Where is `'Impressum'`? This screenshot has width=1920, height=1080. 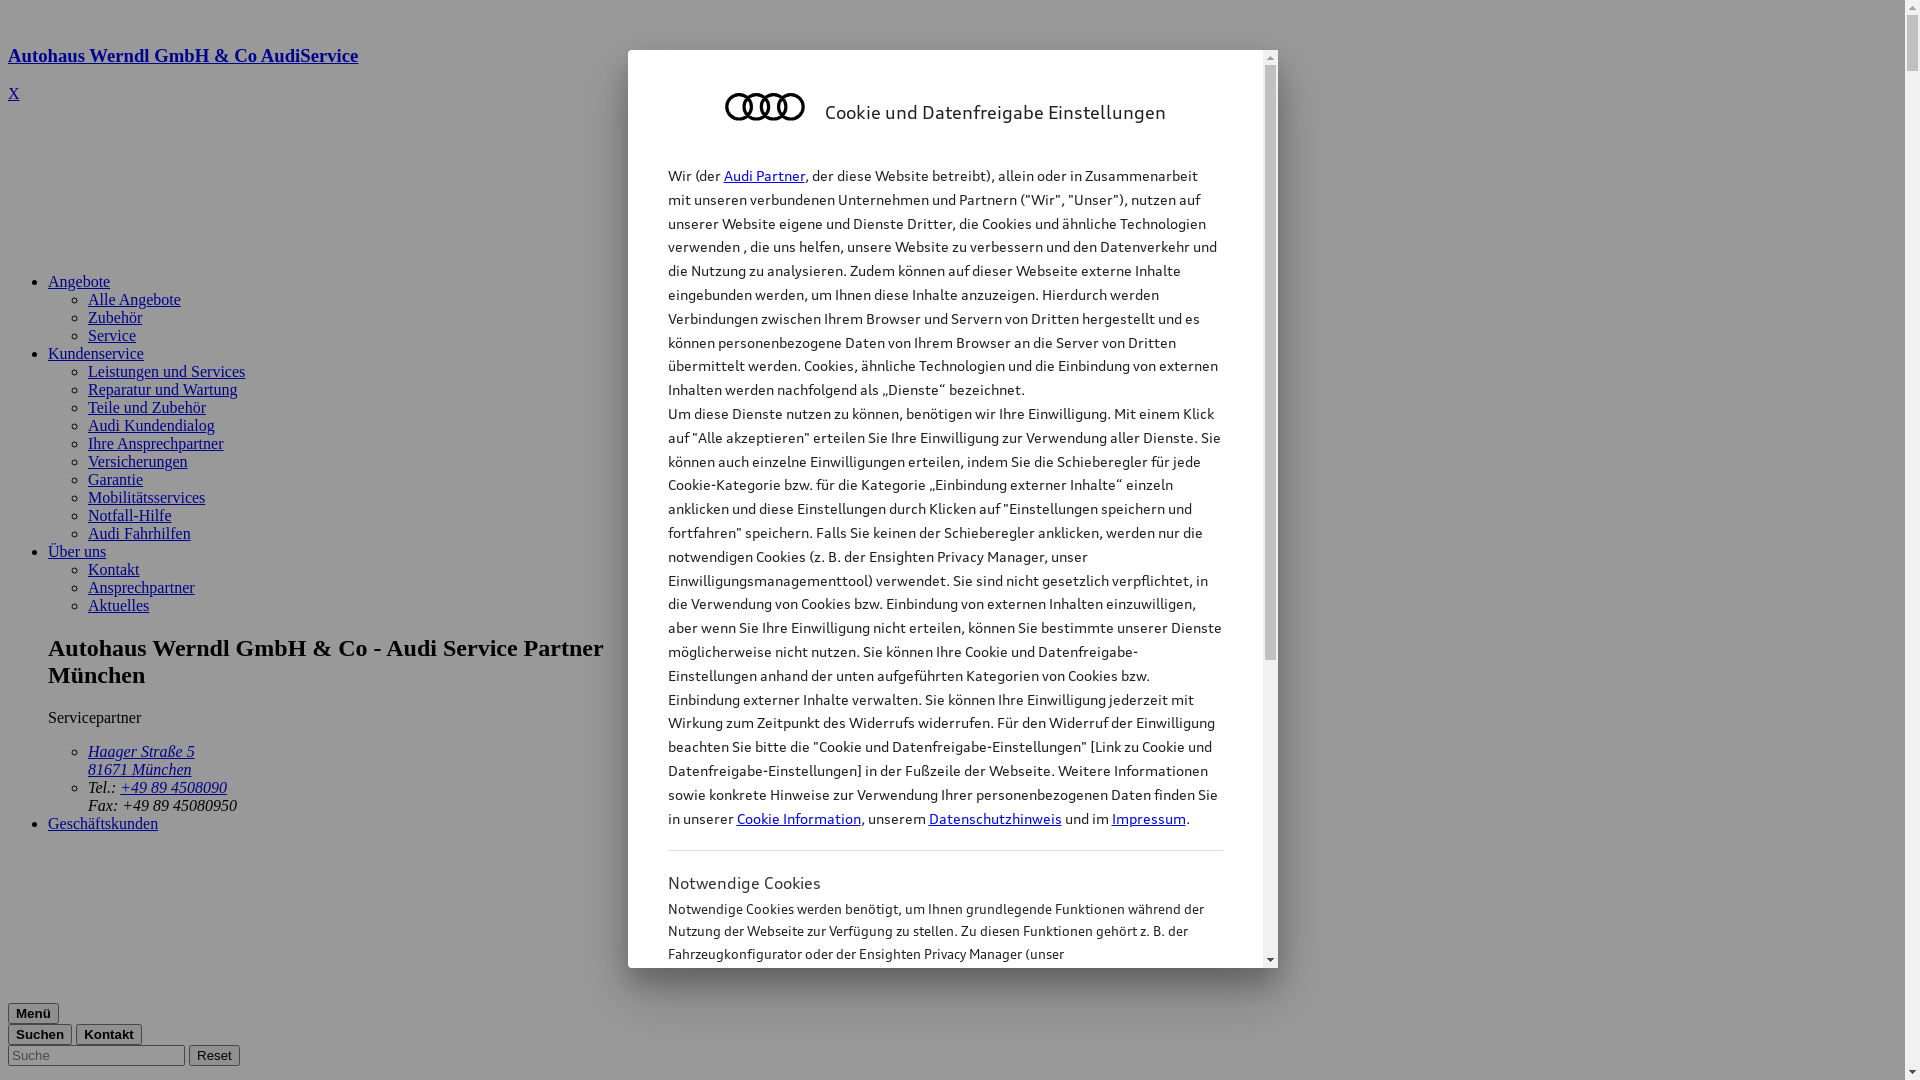
'Impressum' is located at coordinates (1111, 818).